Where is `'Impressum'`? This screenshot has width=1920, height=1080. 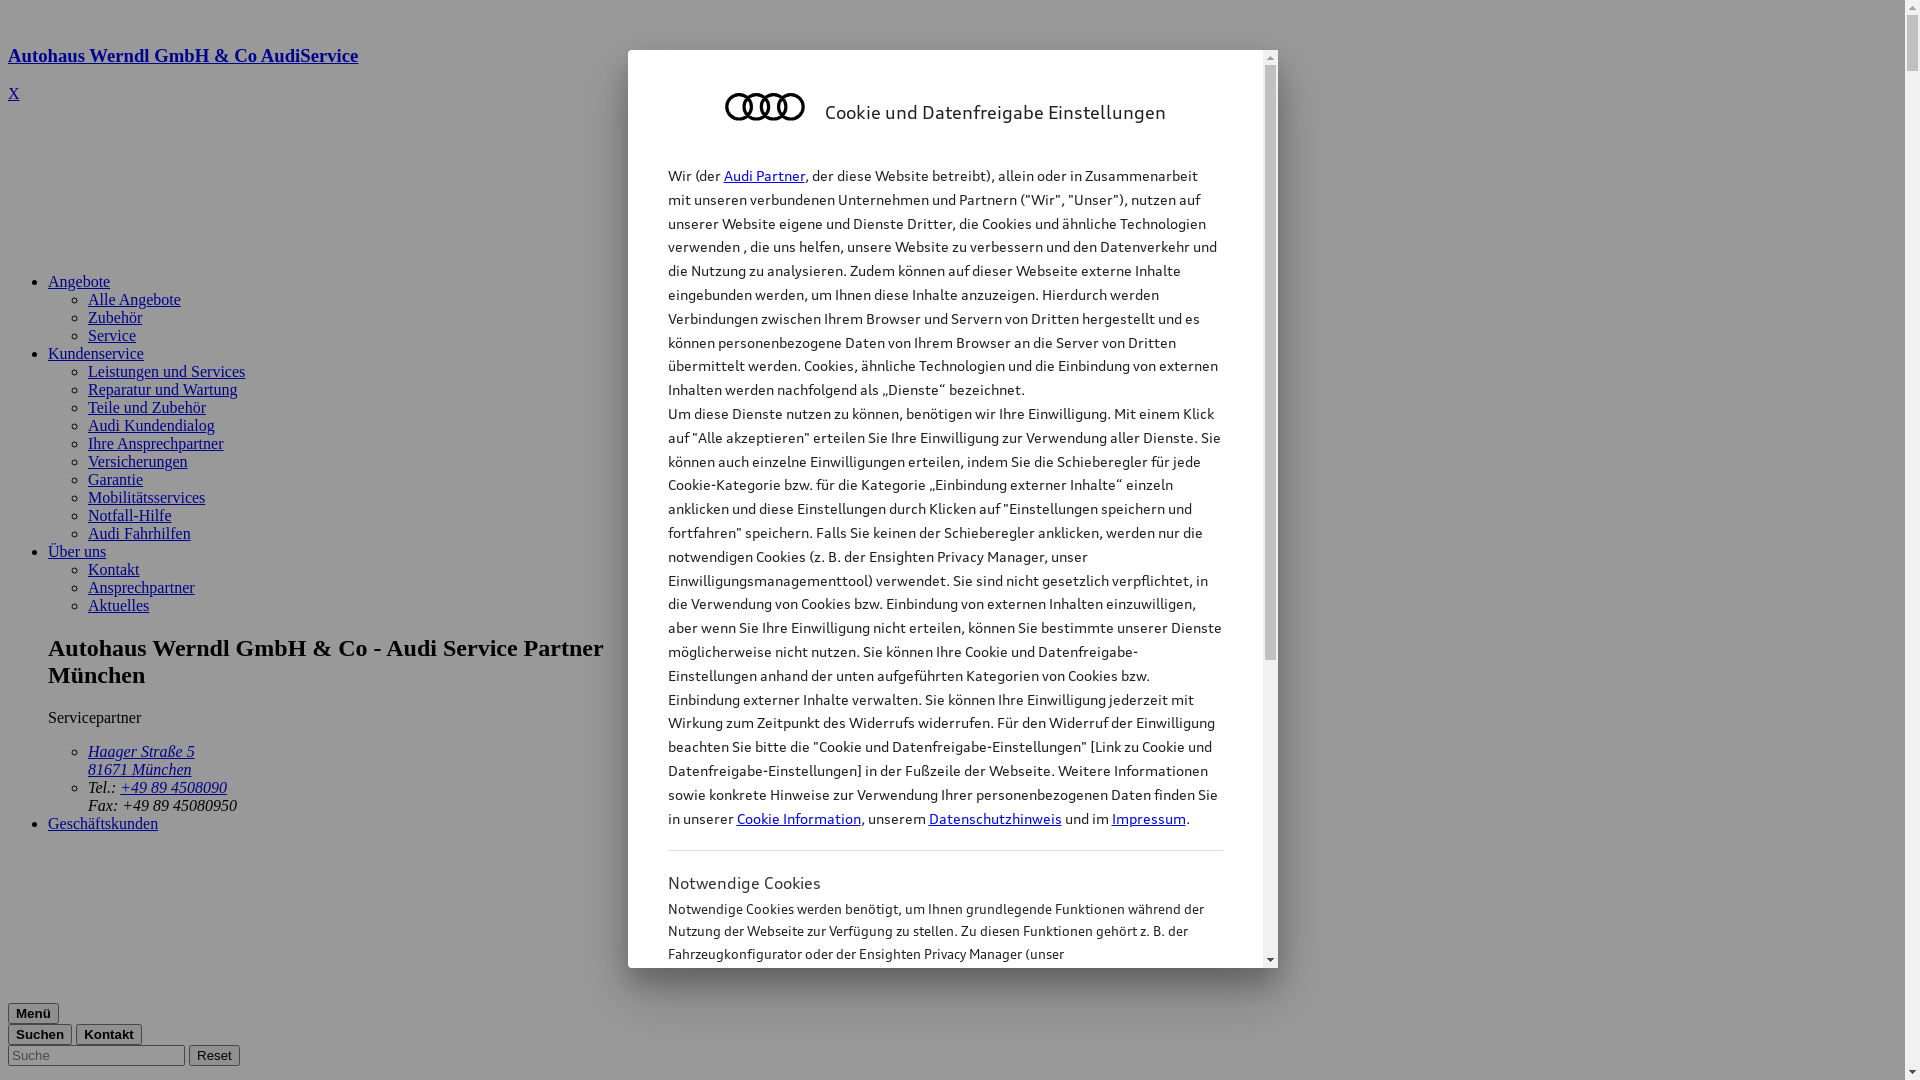
'Impressum' is located at coordinates (1111, 818).